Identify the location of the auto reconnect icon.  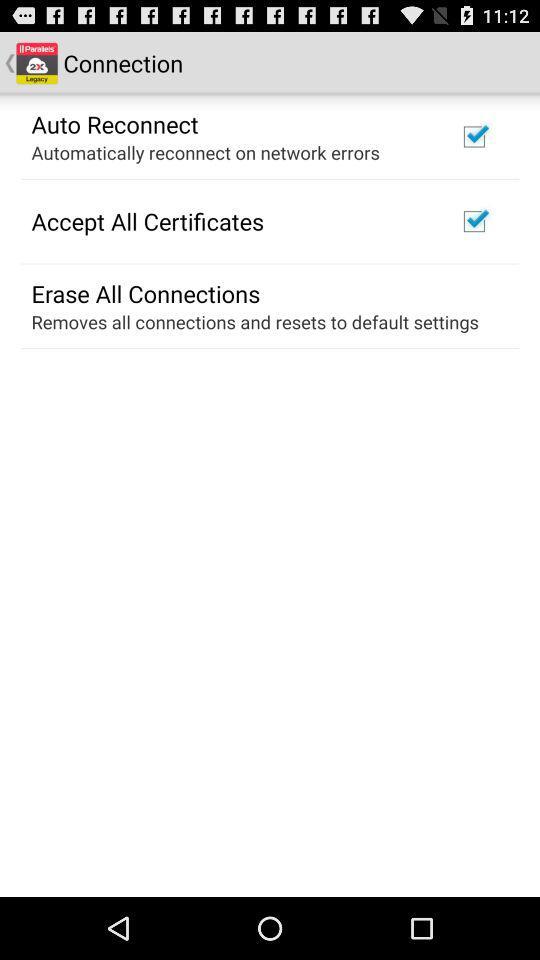
(115, 122).